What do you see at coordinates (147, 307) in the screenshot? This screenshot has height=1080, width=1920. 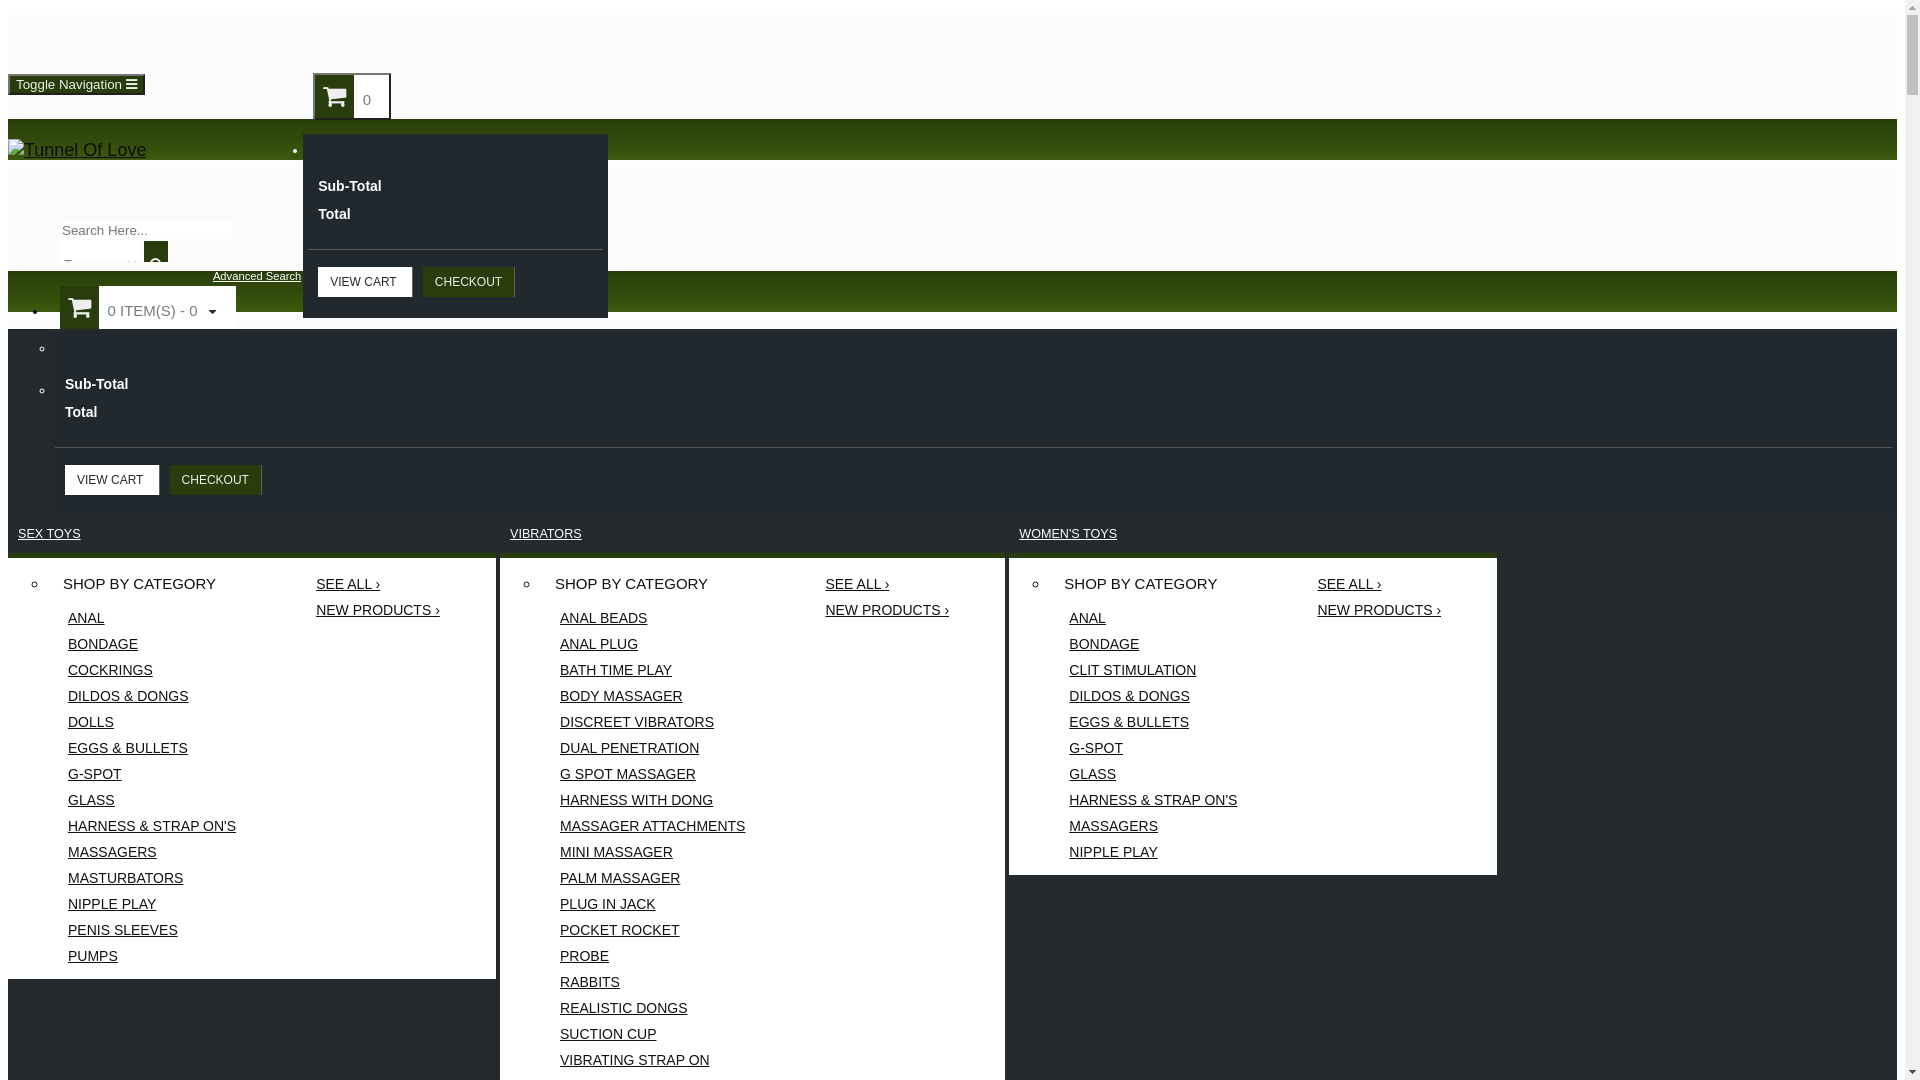 I see `'0 ITEM(S) - 0'` at bounding box center [147, 307].